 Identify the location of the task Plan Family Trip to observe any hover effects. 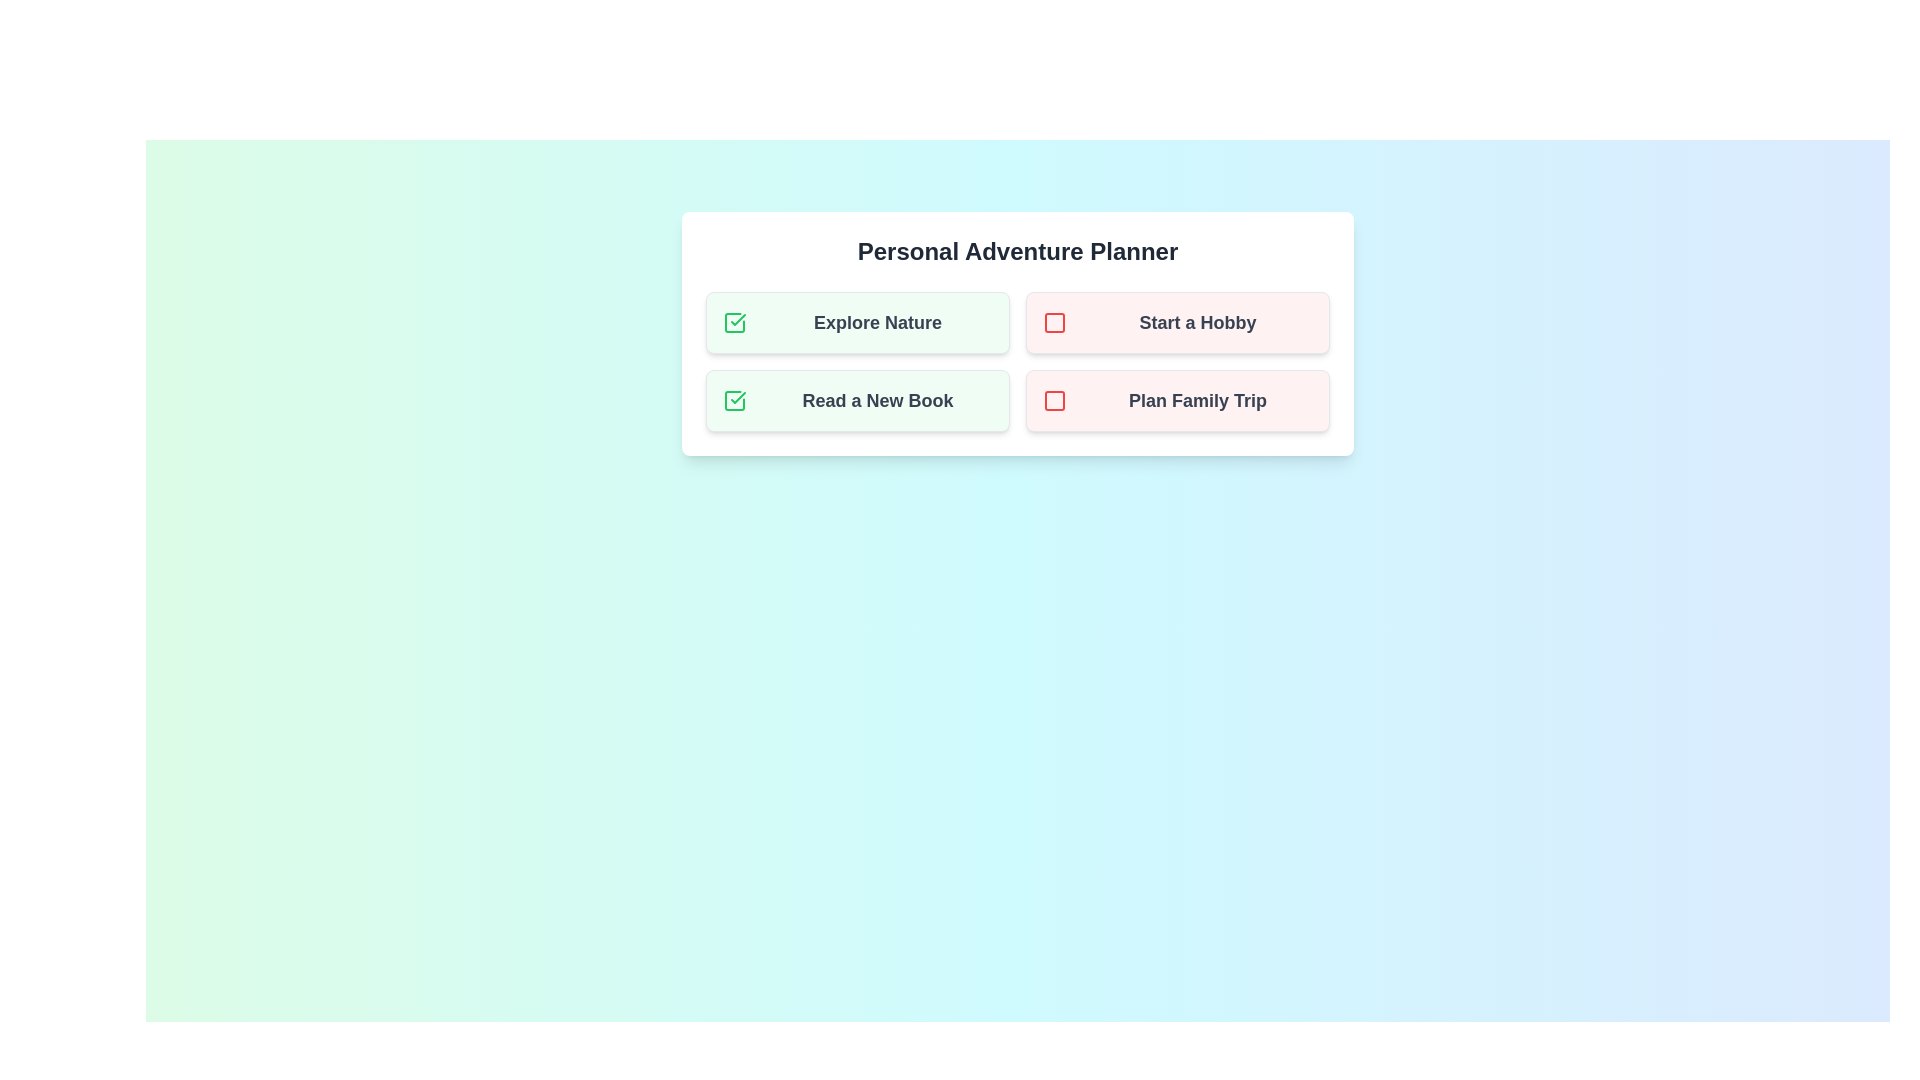
(1177, 401).